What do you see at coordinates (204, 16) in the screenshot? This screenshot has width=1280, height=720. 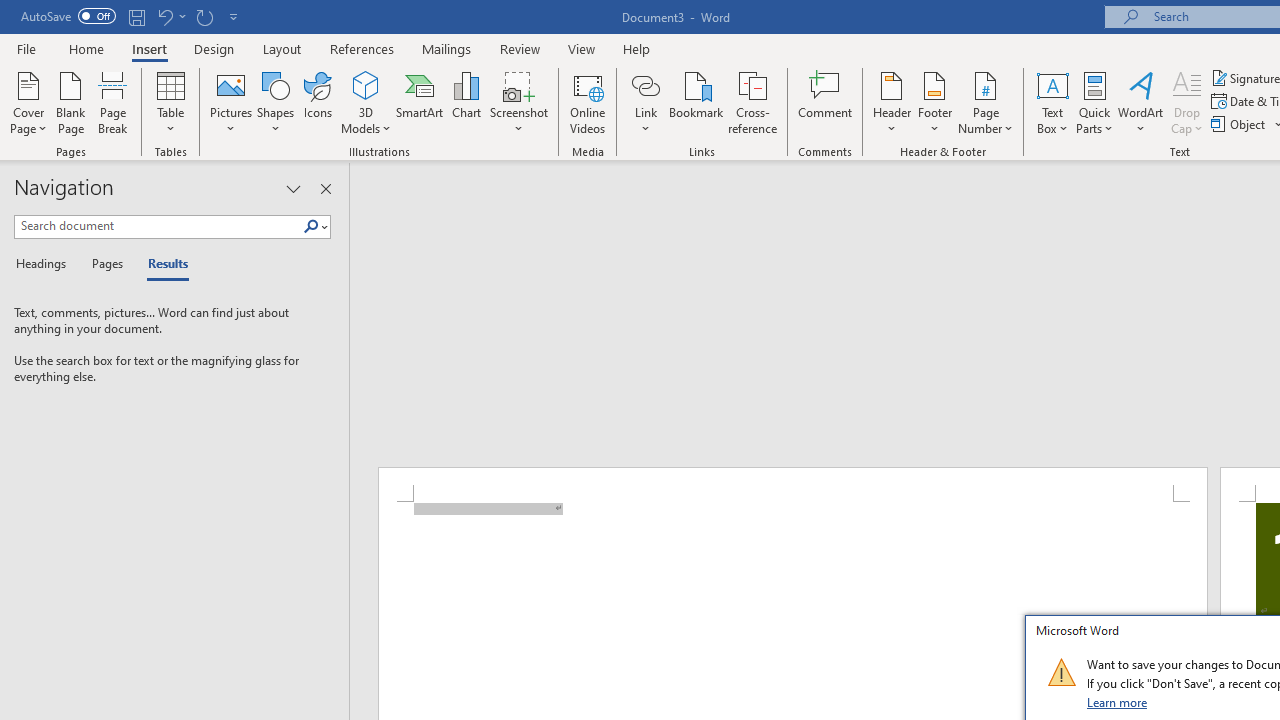 I see `'Repeat Doc Close'` at bounding box center [204, 16].